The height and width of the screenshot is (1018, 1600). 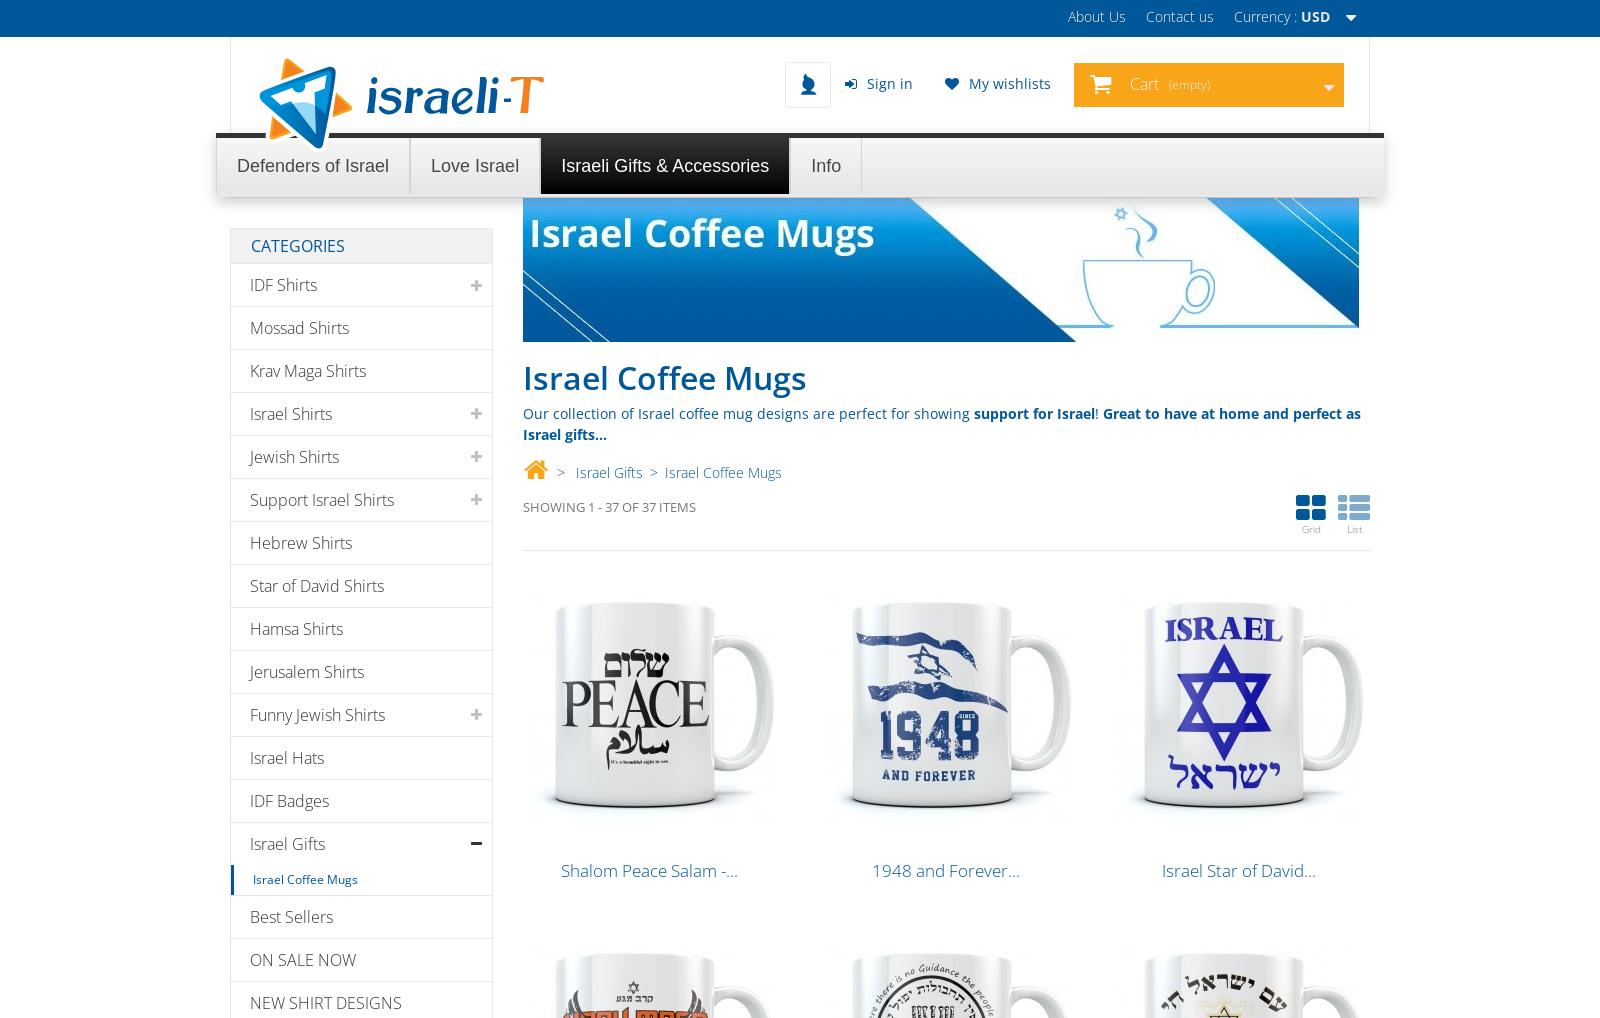 What do you see at coordinates (249, 455) in the screenshot?
I see `'Jewish Shirts'` at bounding box center [249, 455].